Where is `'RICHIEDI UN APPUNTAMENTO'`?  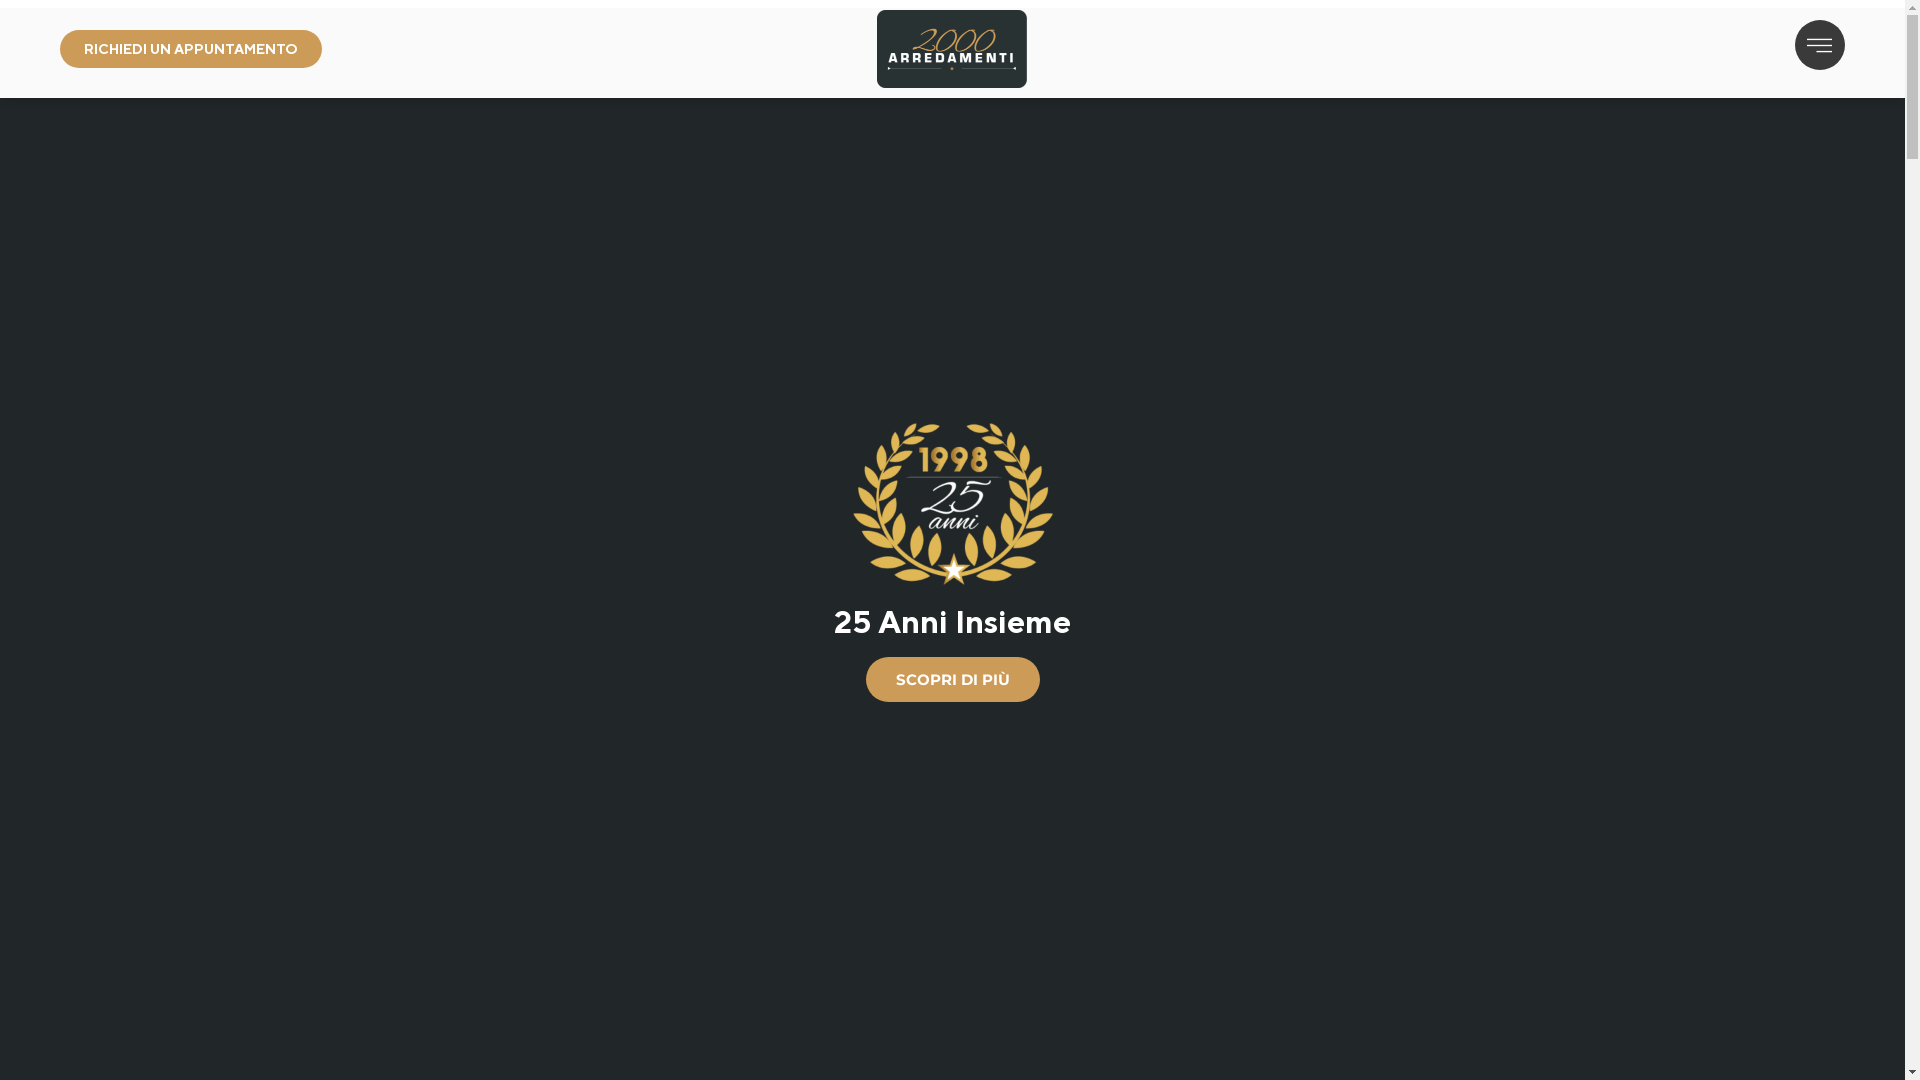 'RICHIEDI UN APPUNTAMENTO' is located at coordinates (191, 48).